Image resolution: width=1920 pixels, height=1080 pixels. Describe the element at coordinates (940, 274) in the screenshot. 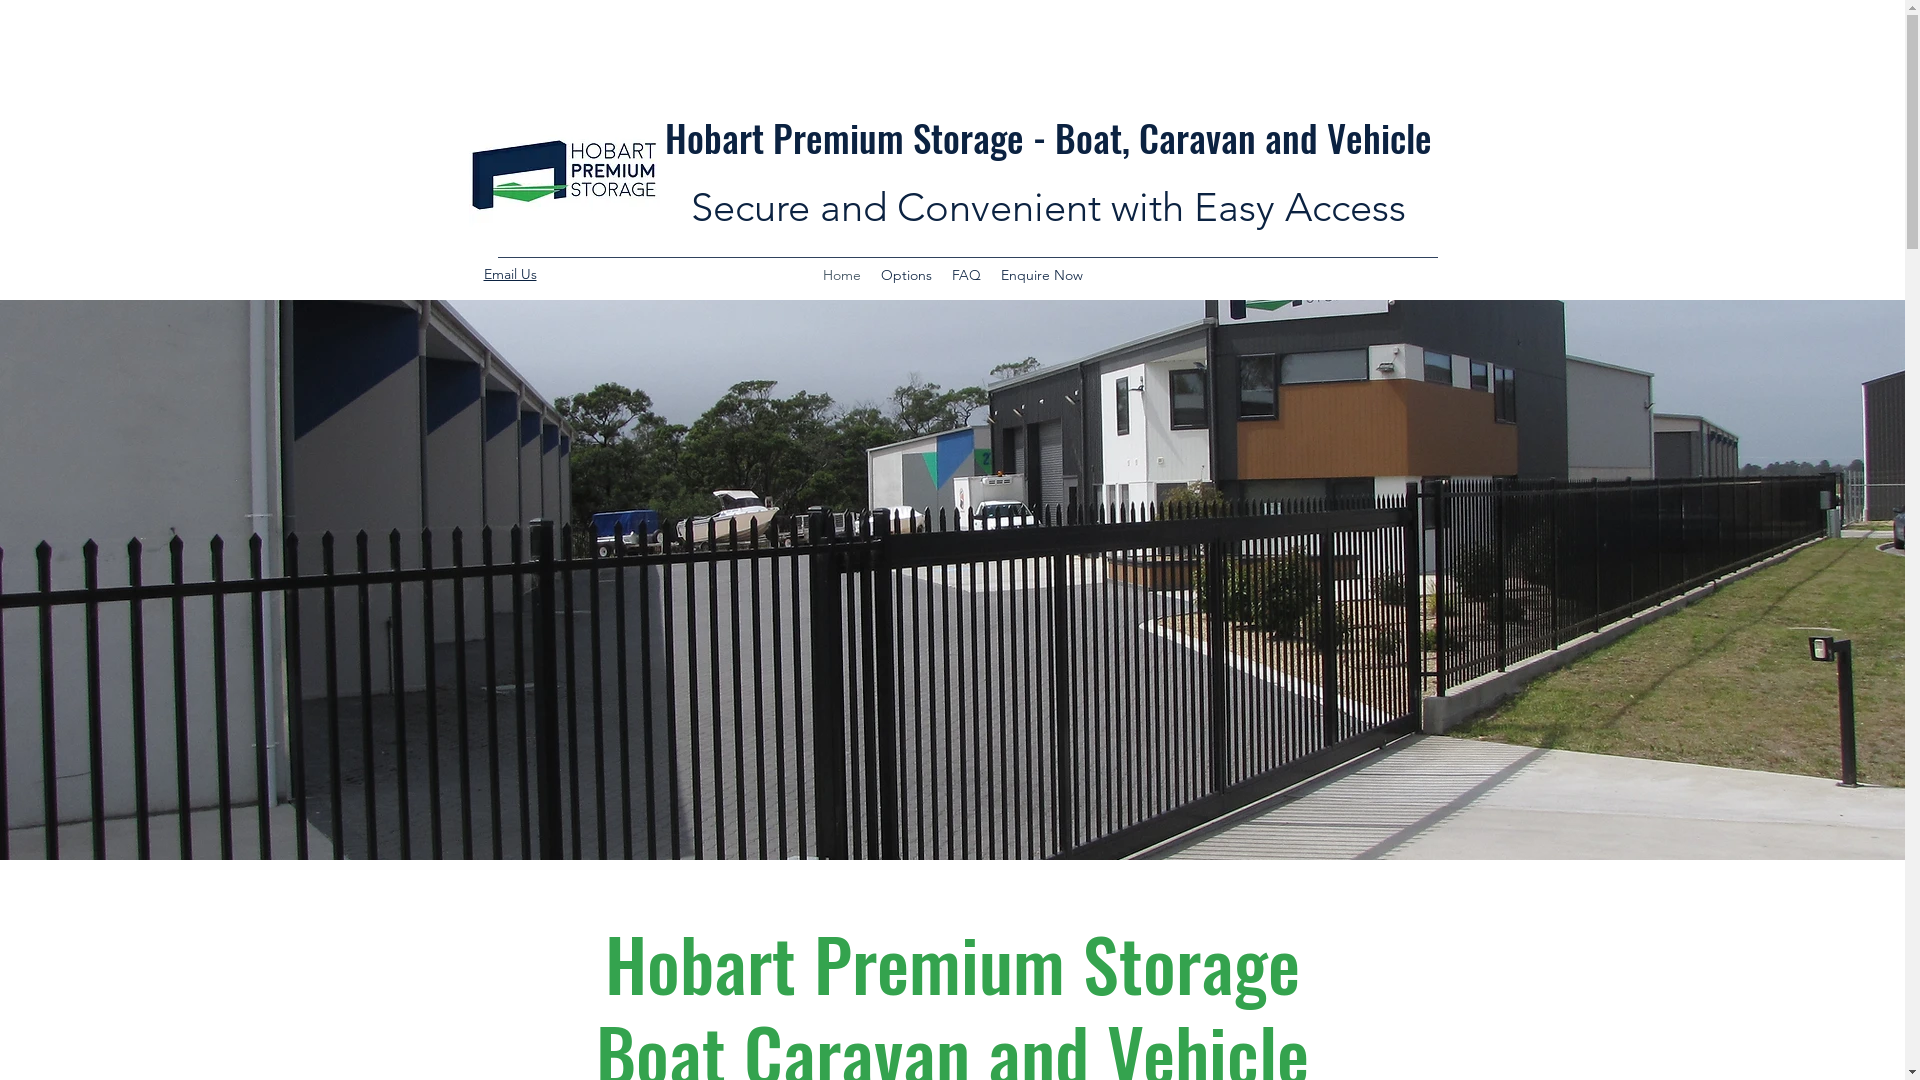

I see `'FAQ'` at that location.